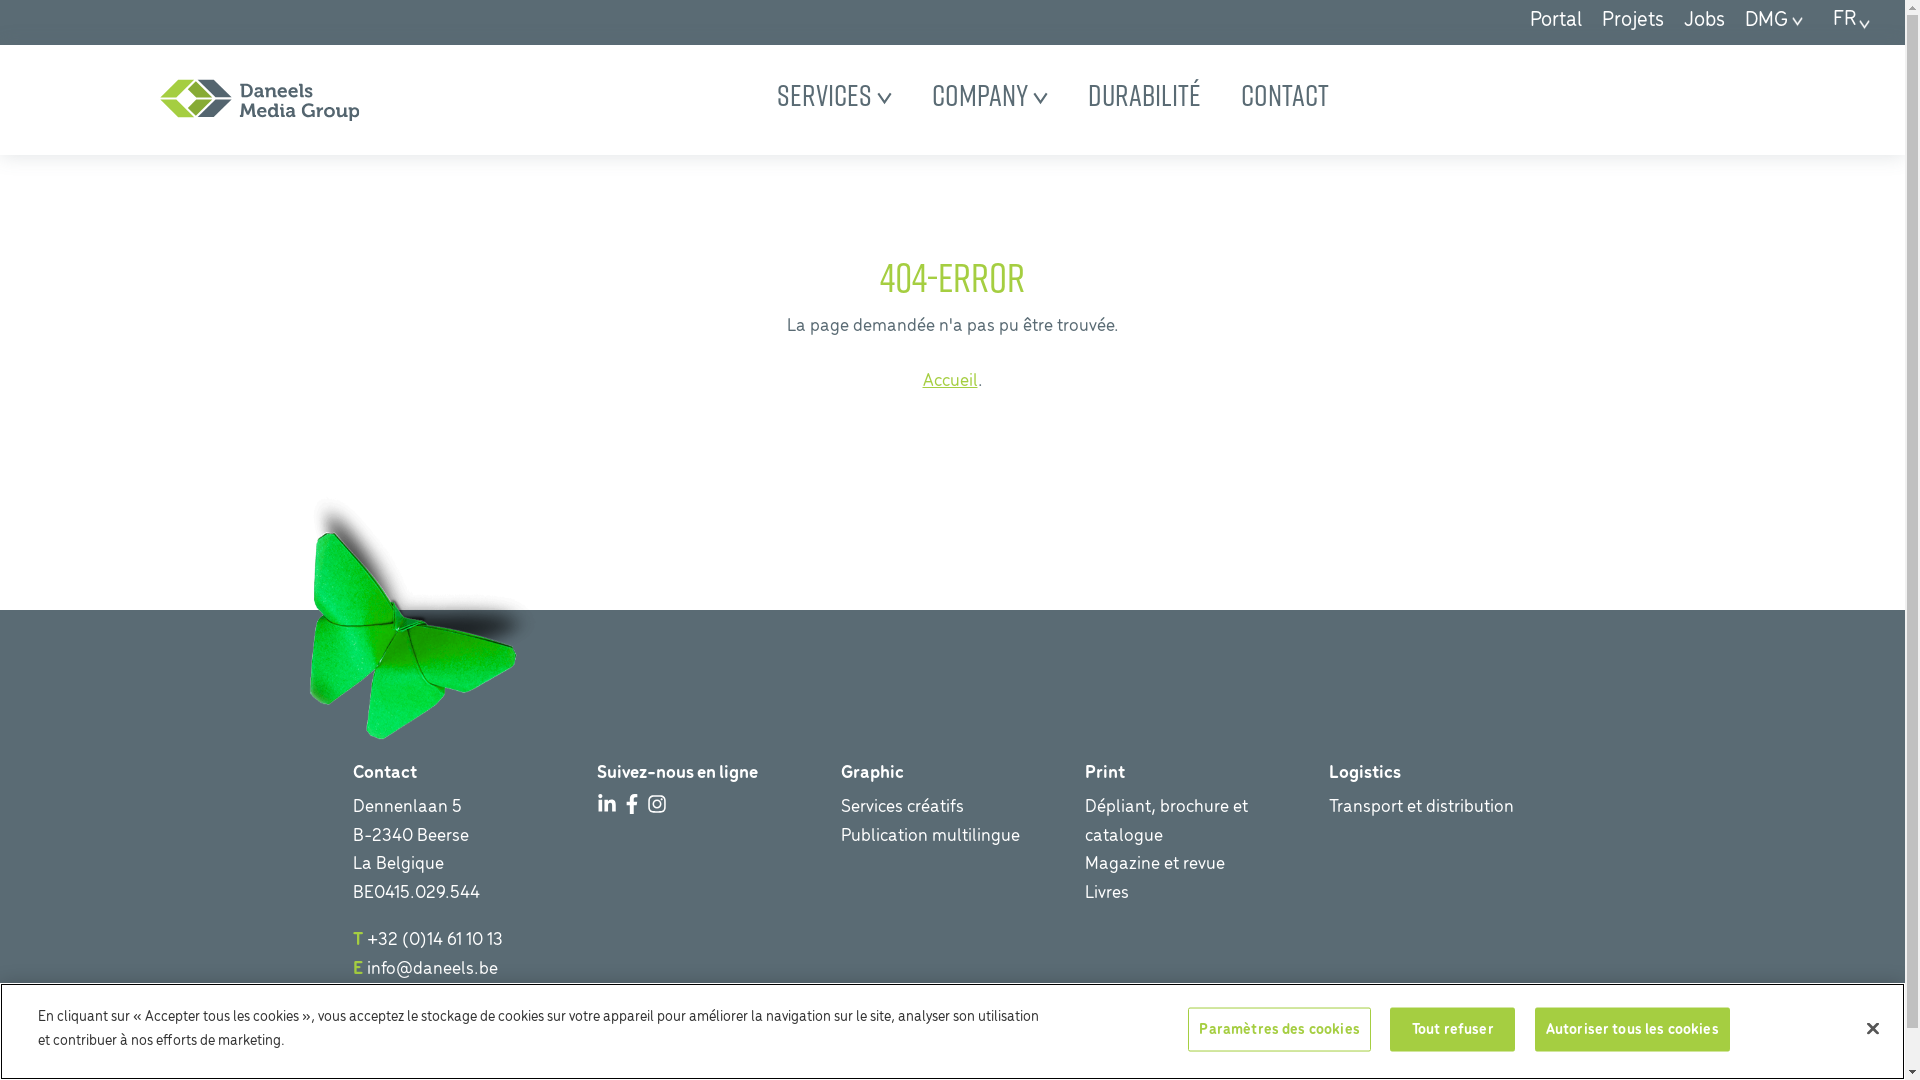  Describe the element at coordinates (834, 95) in the screenshot. I see `'Services'` at that location.